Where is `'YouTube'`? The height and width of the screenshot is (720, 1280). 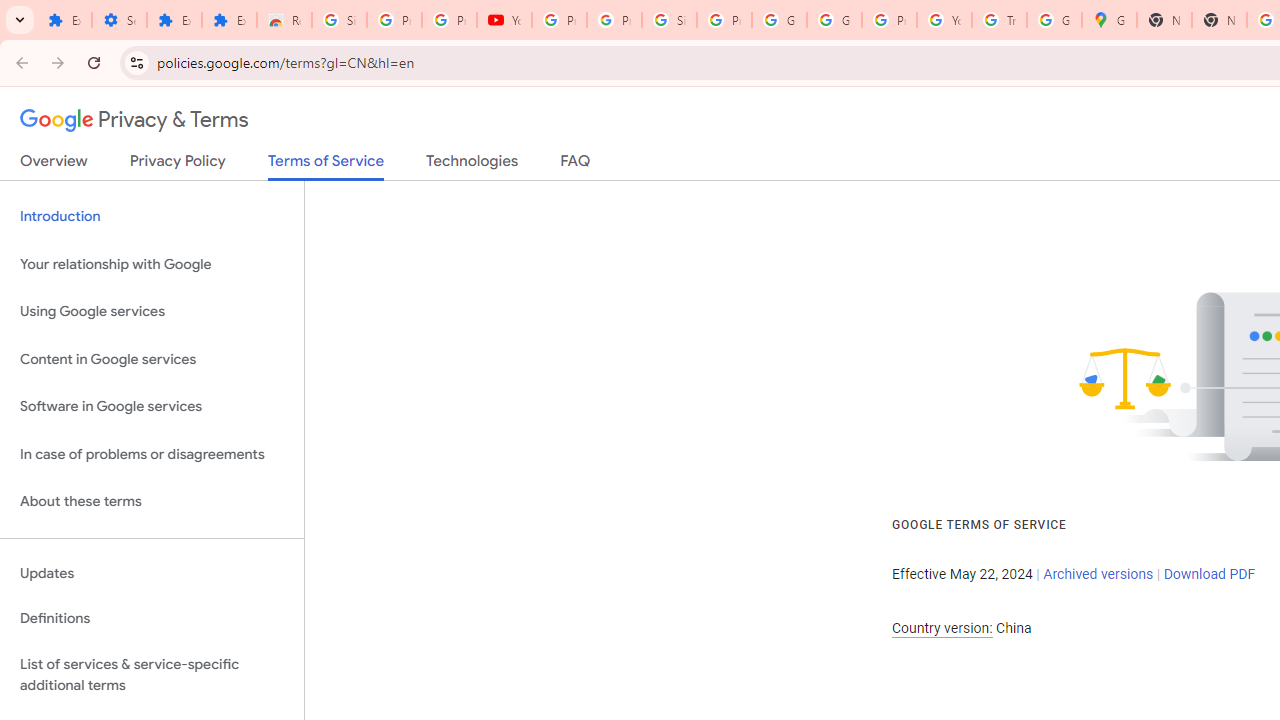
'YouTube' is located at coordinates (504, 20).